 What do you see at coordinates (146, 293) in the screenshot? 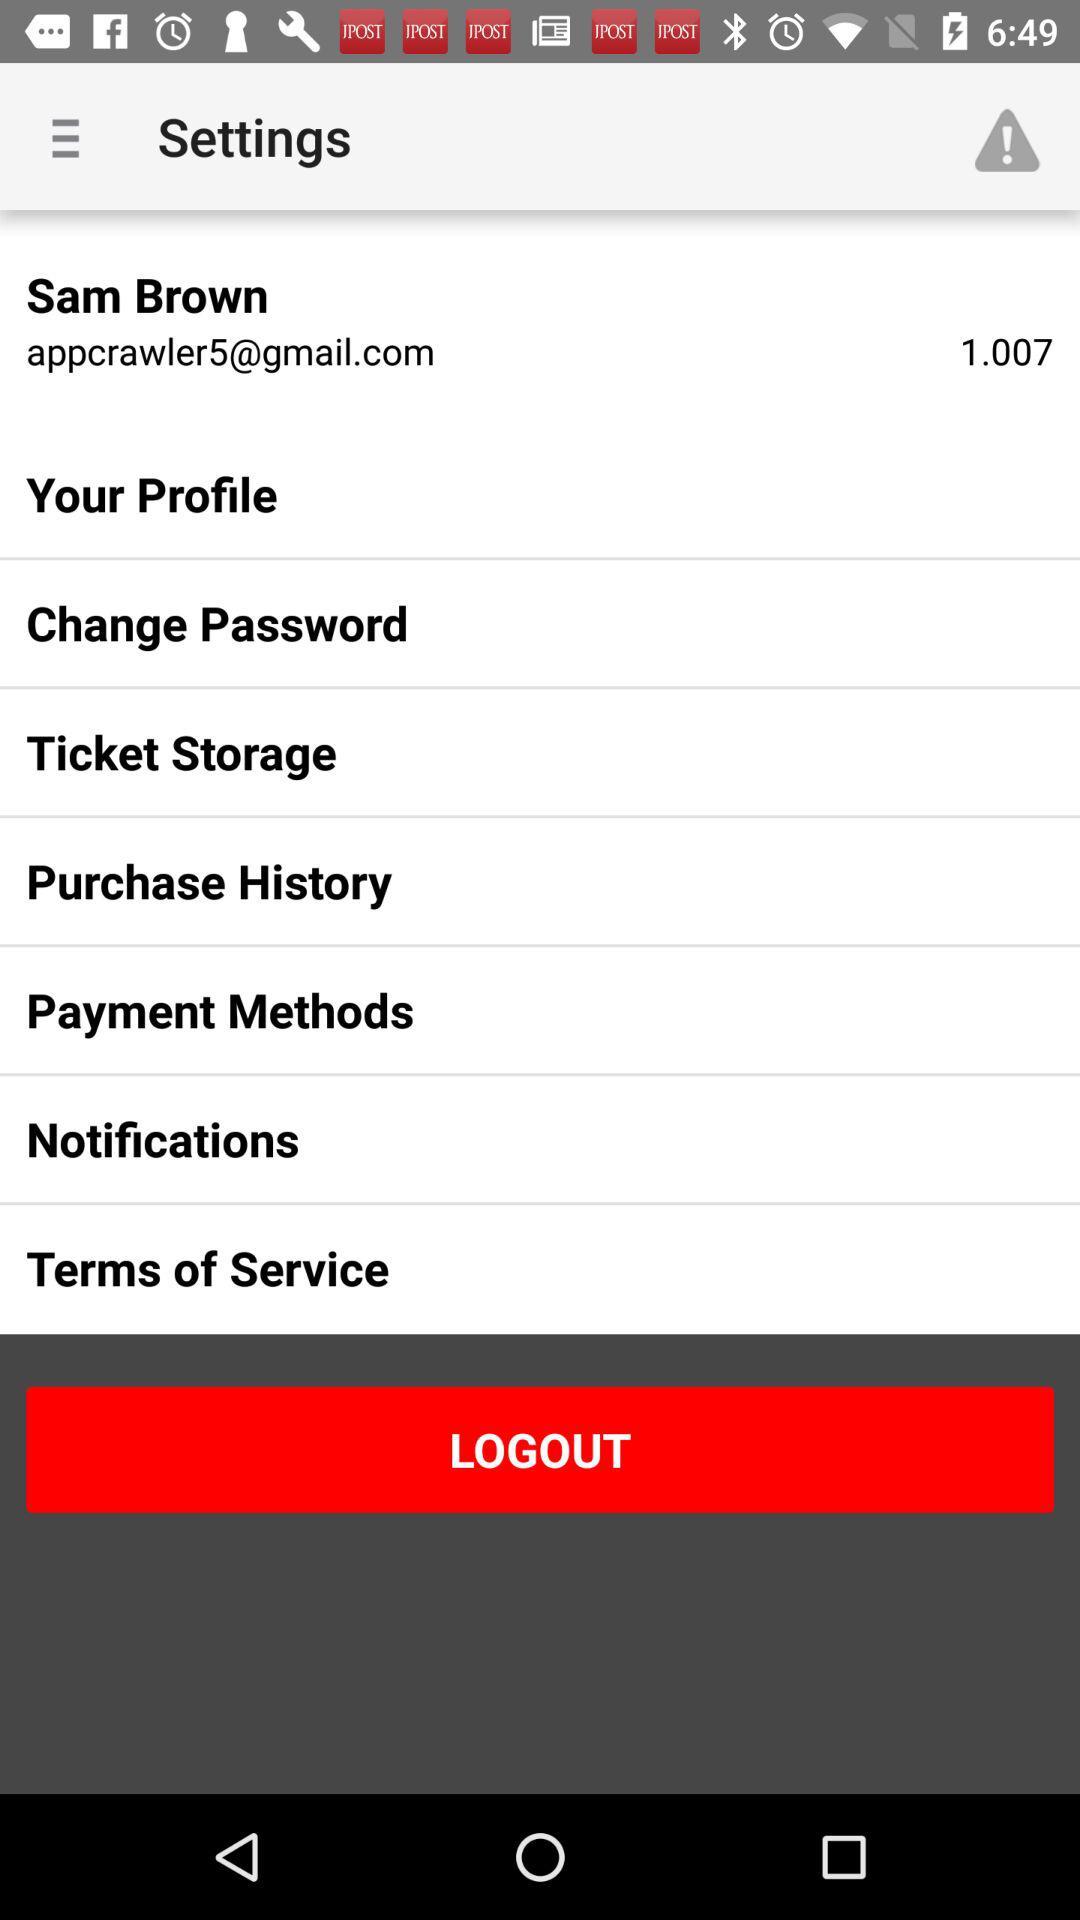
I see `the sam brown item` at bounding box center [146, 293].